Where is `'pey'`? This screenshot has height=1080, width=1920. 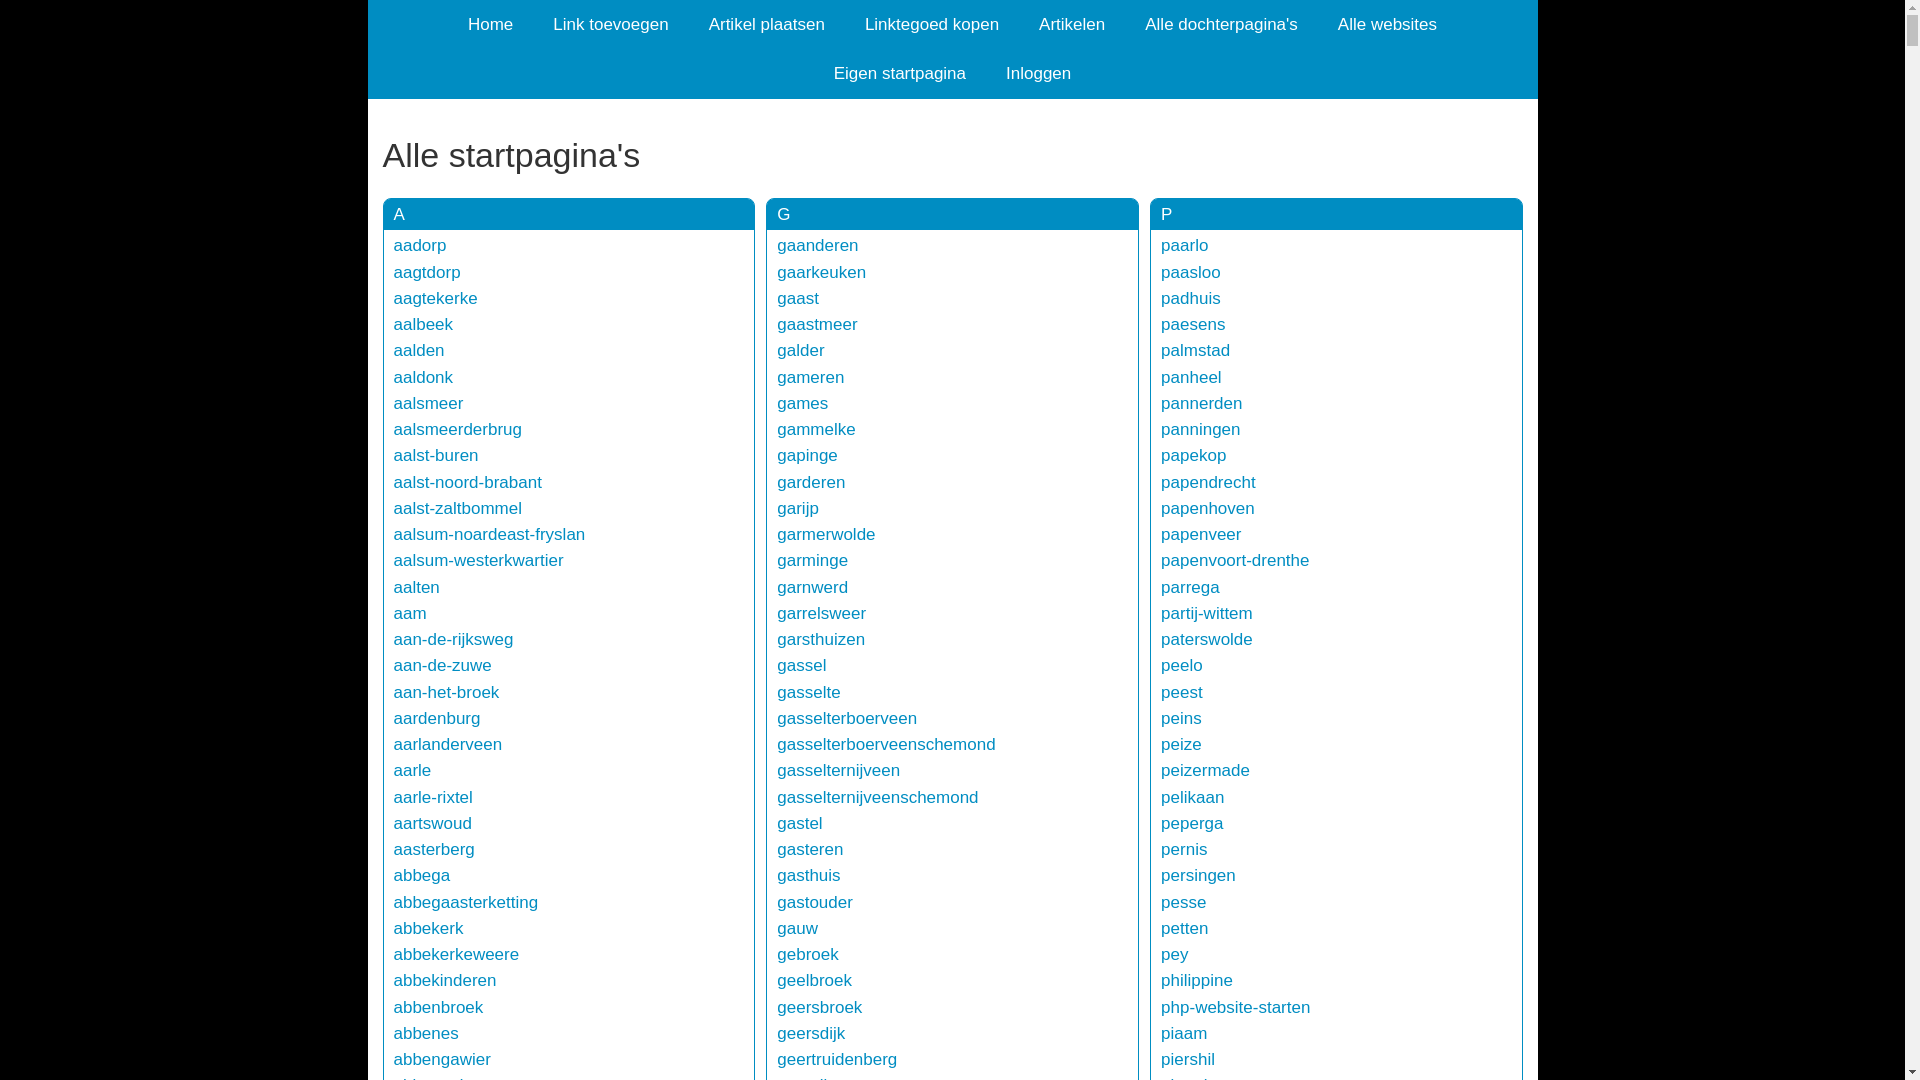
'pey' is located at coordinates (1174, 953).